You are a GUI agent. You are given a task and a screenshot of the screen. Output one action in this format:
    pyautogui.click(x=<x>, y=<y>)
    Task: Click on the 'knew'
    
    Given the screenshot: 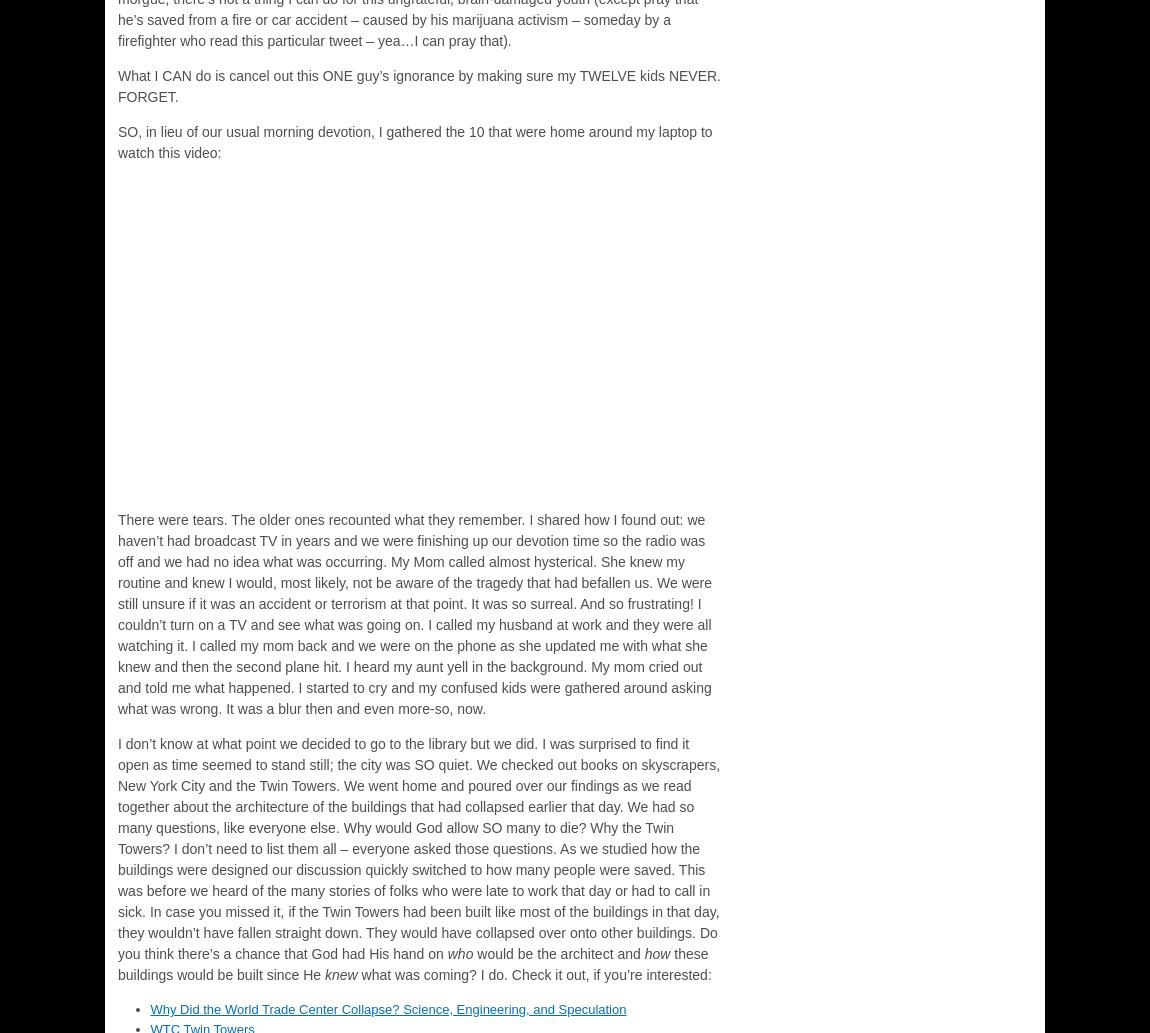 What is the action you would take?
    pyautogui.click(x=343, y=974)
    